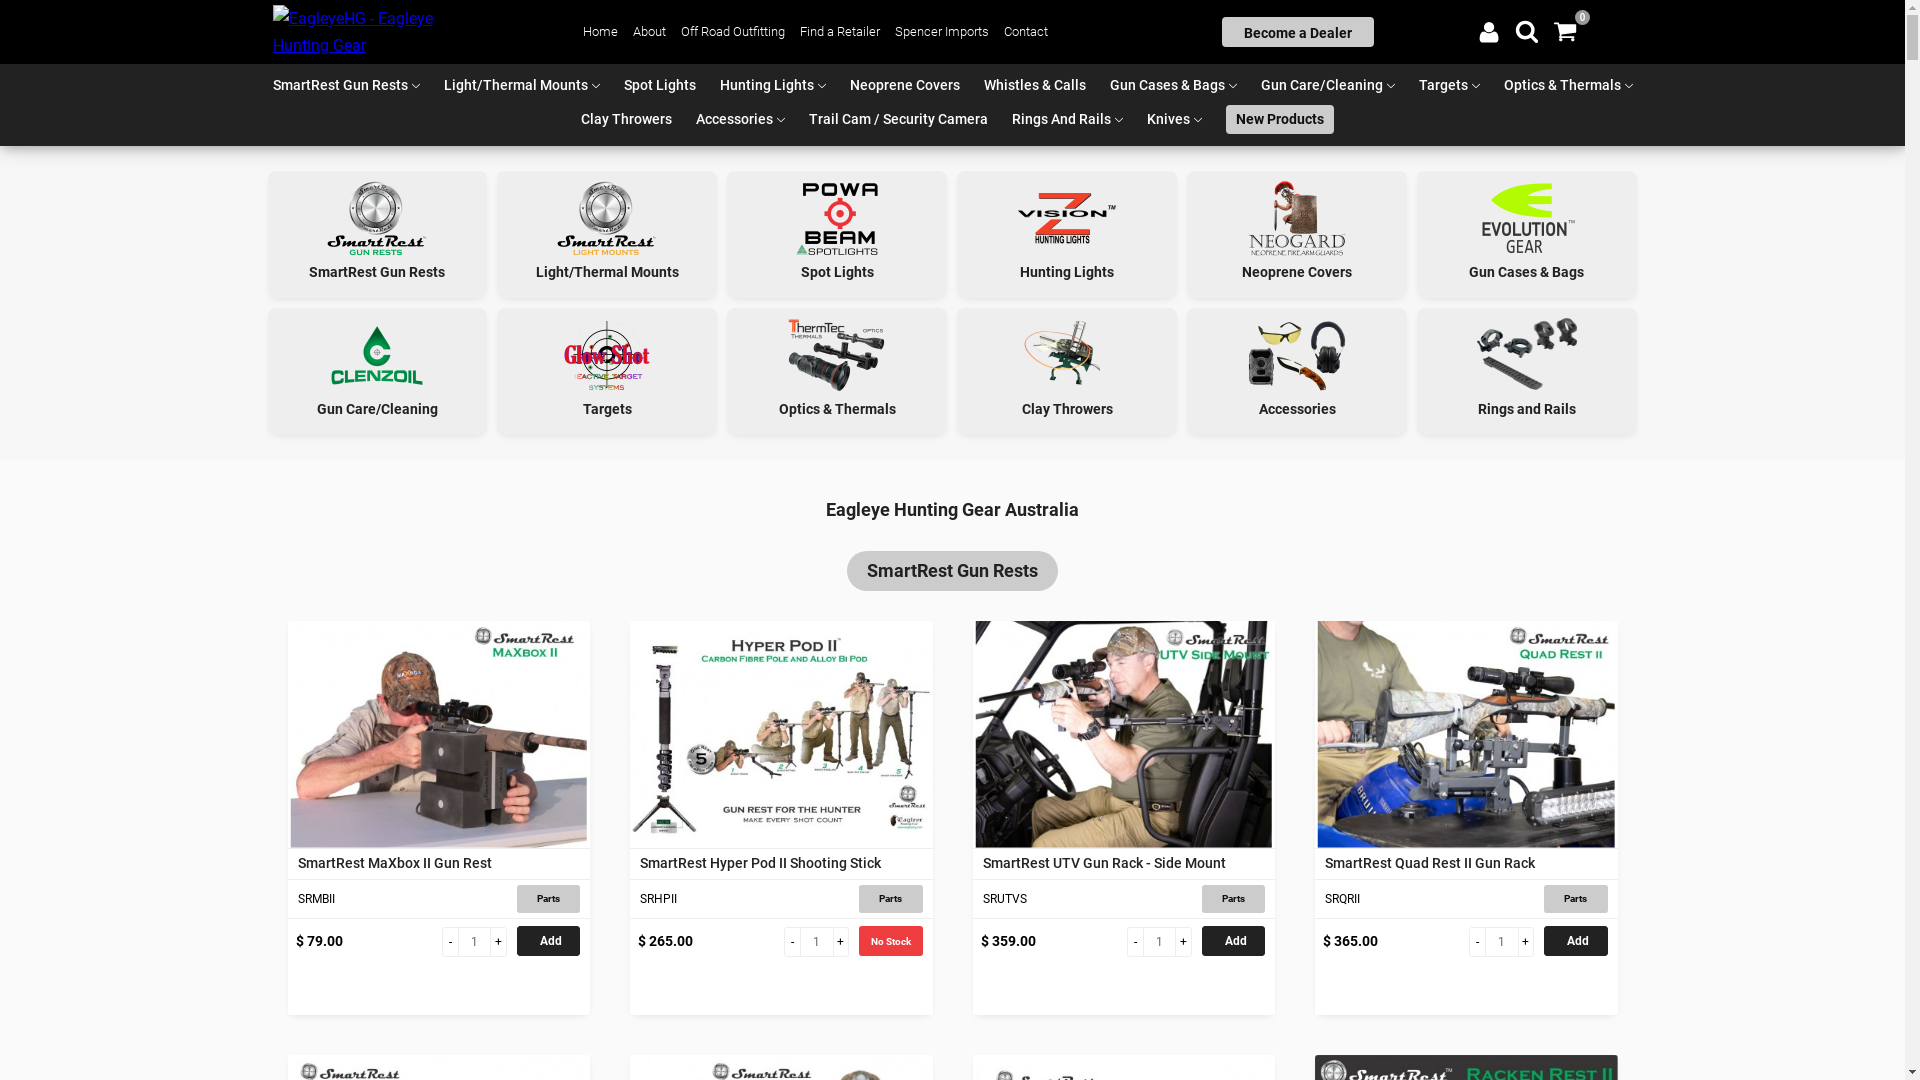 This screenshot has height=1080, width=1920. What do you see at coordinates (1297, 31) in the screenshot?
I see `'Become a Dealer'` at bounding box center [1297, 31].